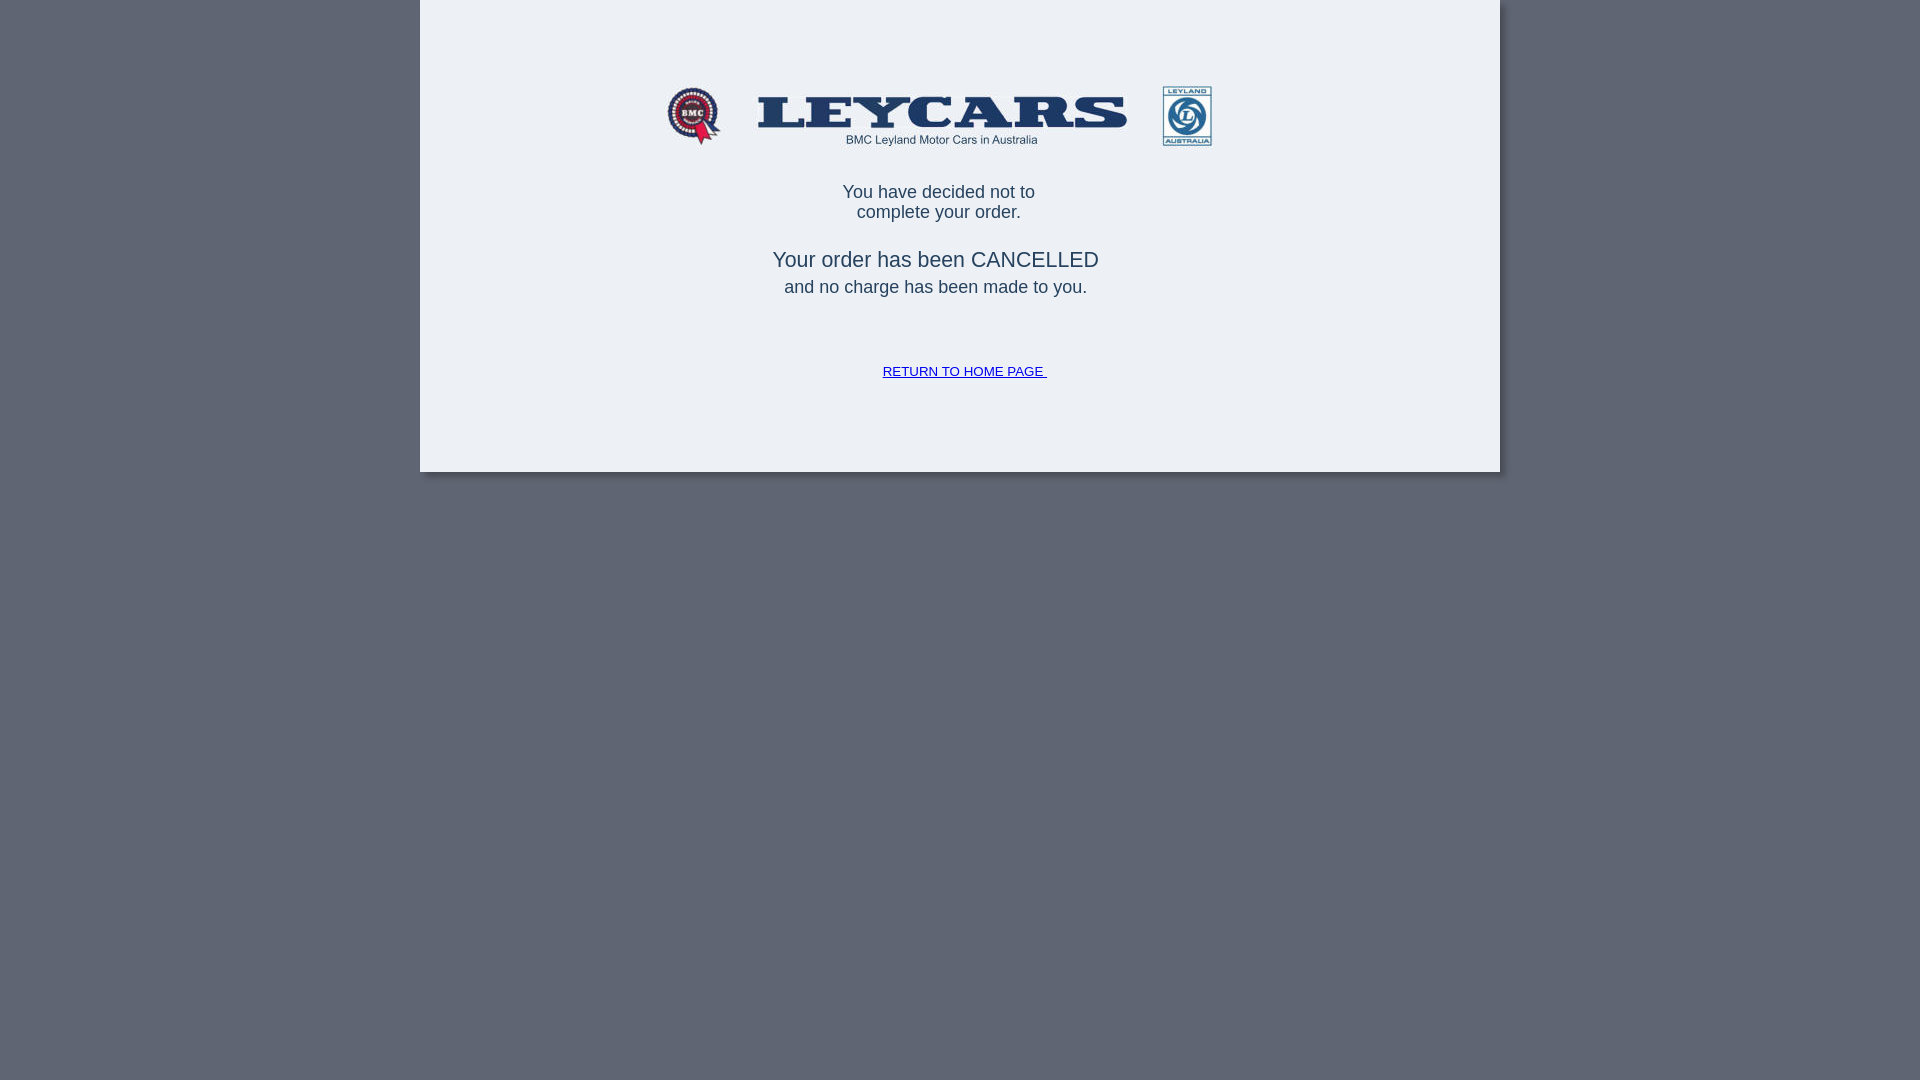 Image resolution: width=1920 pixels, height=1080 pixels. I want to click on 'RETURN TO HOME PAGE ', so click(882, 371).